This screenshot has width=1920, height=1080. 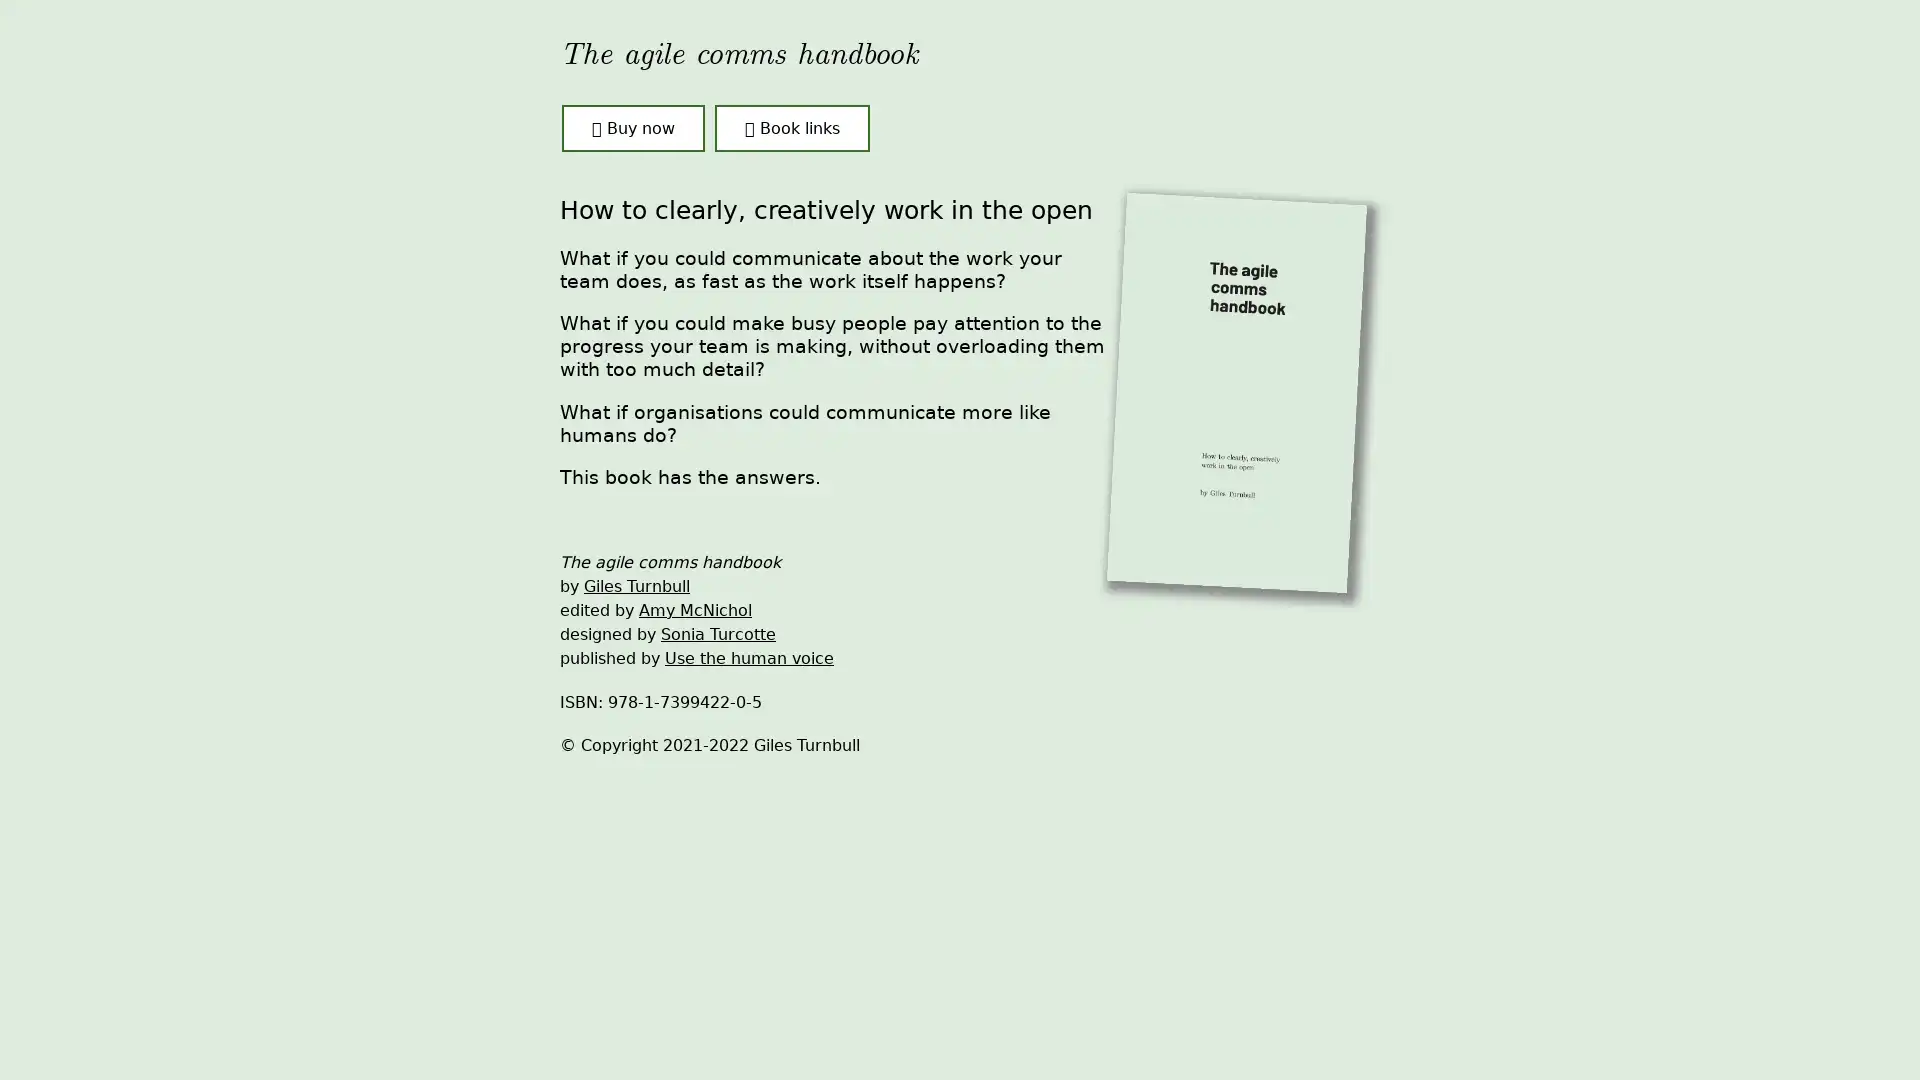 What do you see at coordinates (632, 128) in the screenshot?
I see `Buy now` at bounding box center [632, 128].